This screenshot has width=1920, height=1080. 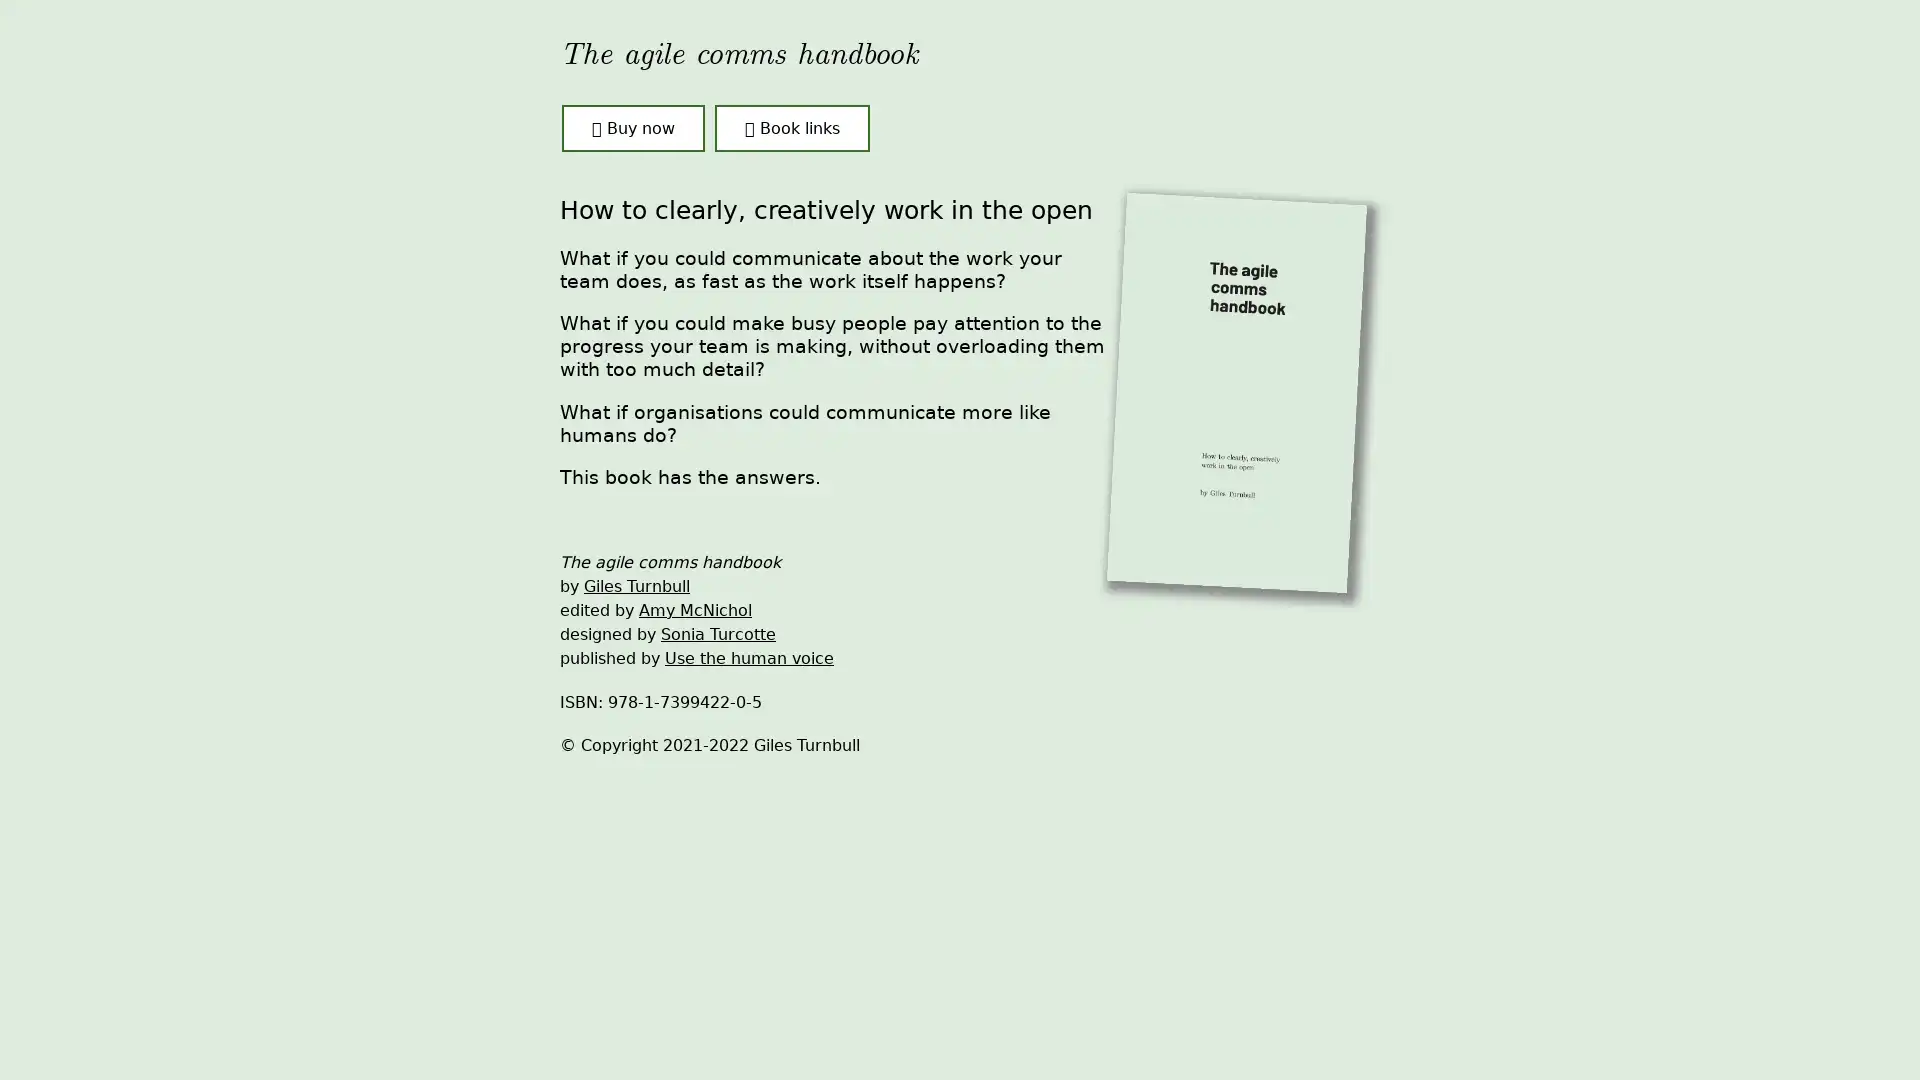 What do you see at coordinates (632, 128) in the screenshot?
I see `Buy now` at bounding box center [632, 128].